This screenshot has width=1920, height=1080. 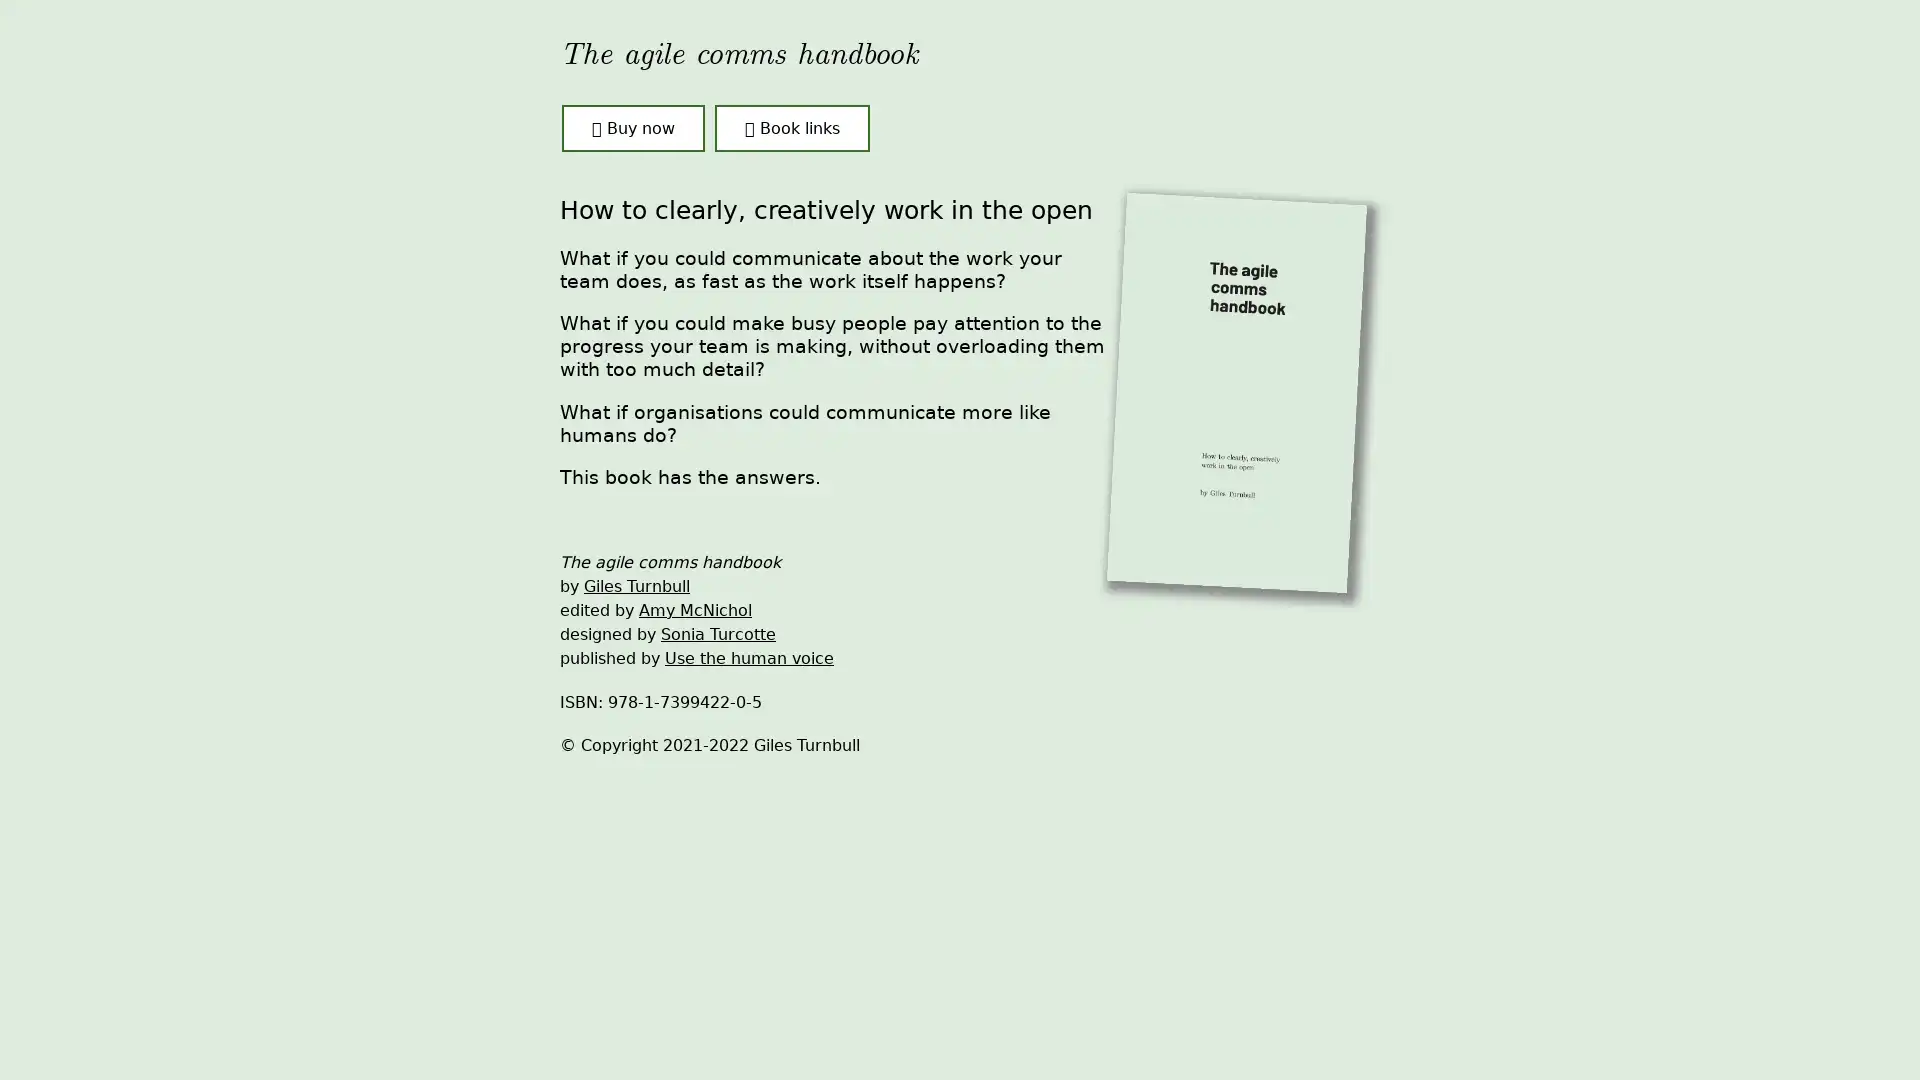 What do you see at coordinates (632, 128) in the screenshot?
I see `Buy now` at bounding box center [632, 128].